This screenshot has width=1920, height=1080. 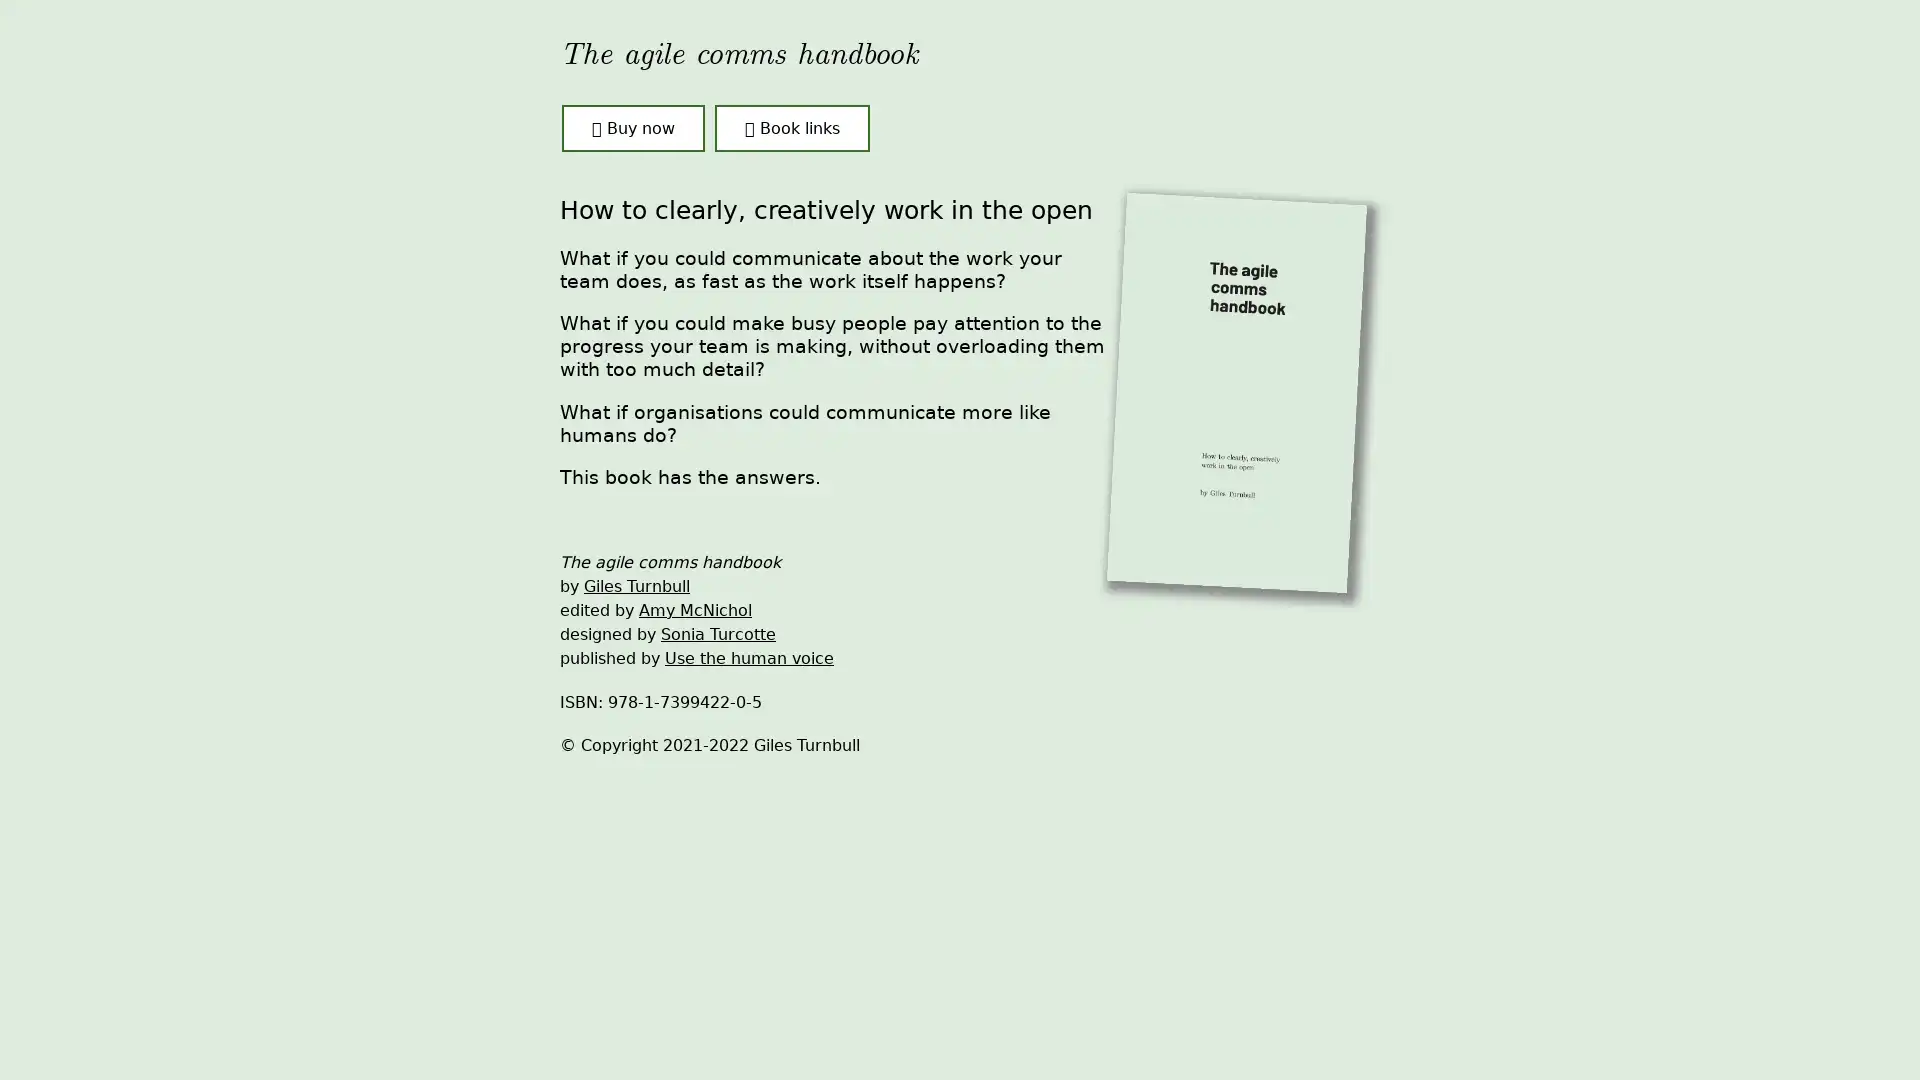 What do you see at coordinates (632, 128) in the screenshot?
I see `Buy now` at bounding box center [632, 128].